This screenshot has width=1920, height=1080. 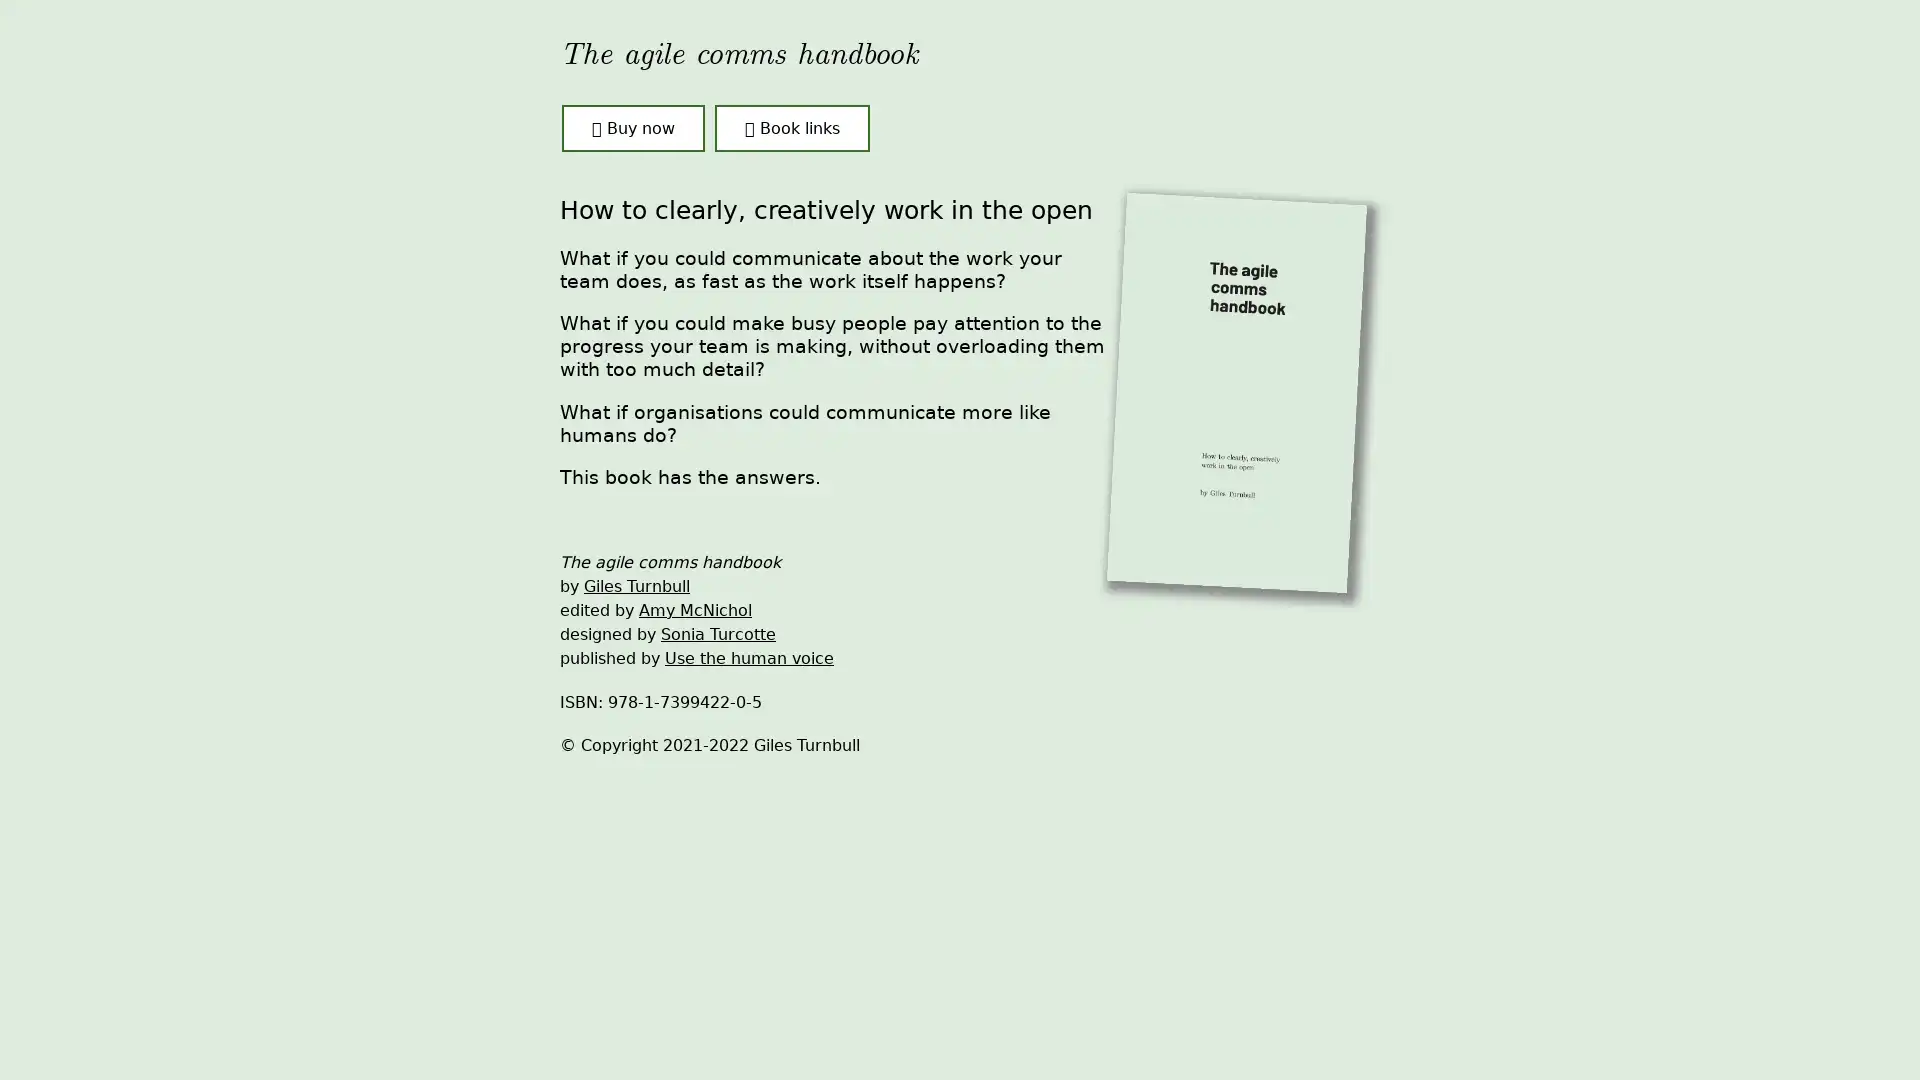 What do you see at coordinates (632, 128) in the screenshot?
I see `Buy now` at bounding box center [632, 128].